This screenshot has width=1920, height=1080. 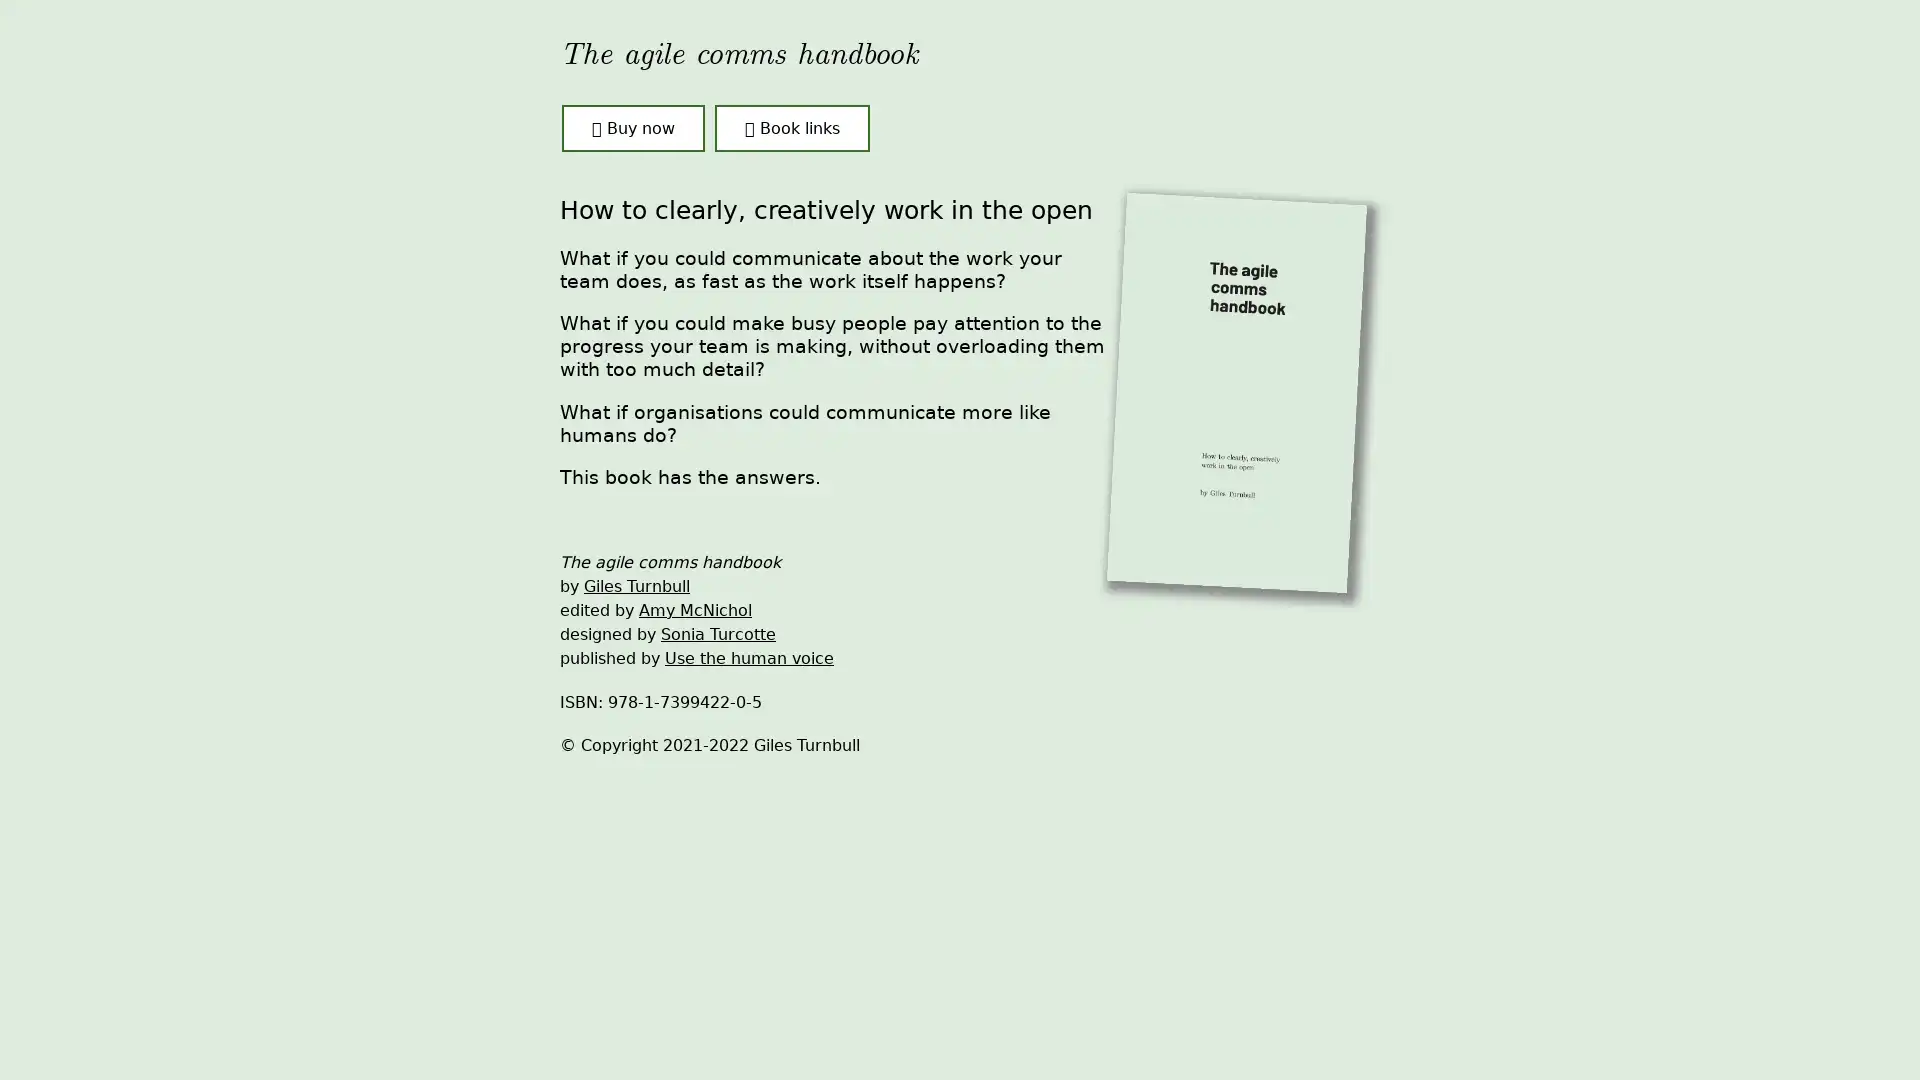 What do you see at coordinates (632, 128) in the screenshot?
I see `Buy now` at bounding box center [632, 128].